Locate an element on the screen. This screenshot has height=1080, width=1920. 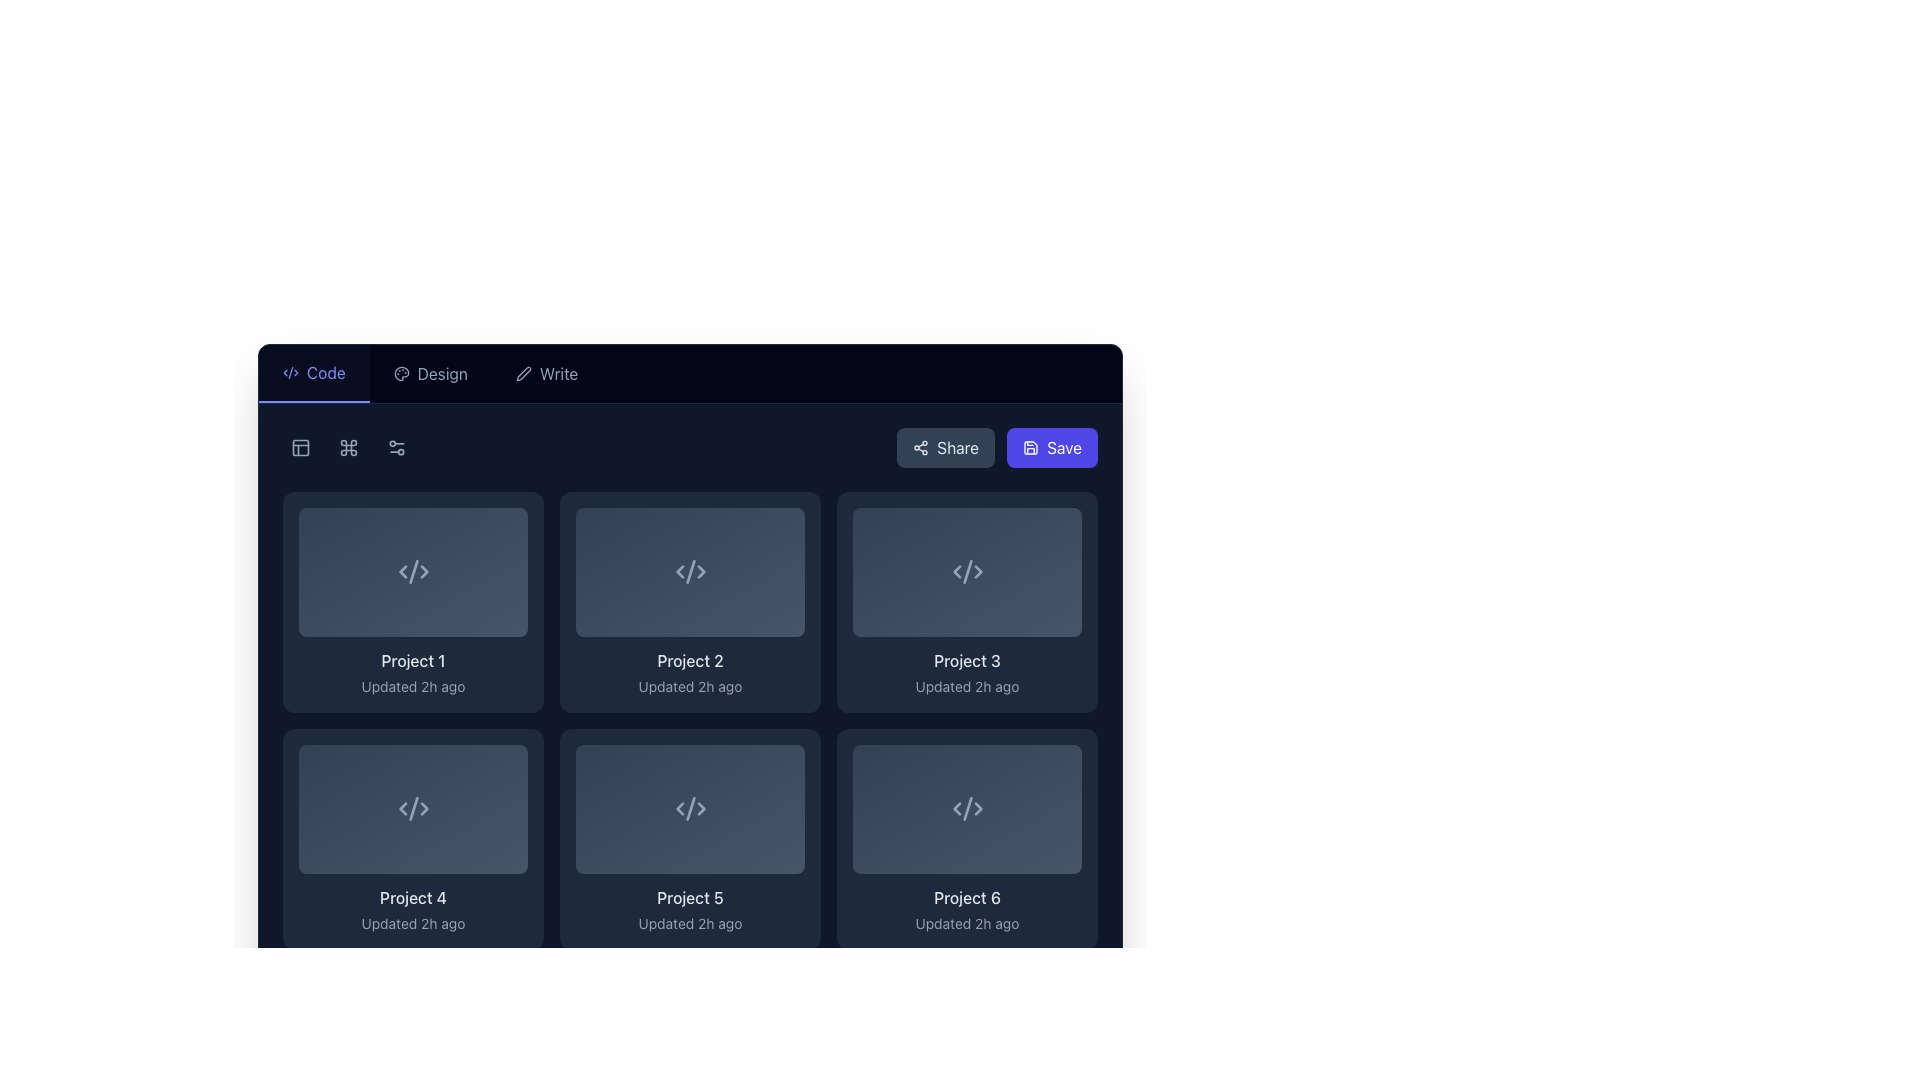
the text label displaying 'Project 2', which is styled in light slate color and located in the center column of the third row of the project cards grid is located at coordinates (690, 660).